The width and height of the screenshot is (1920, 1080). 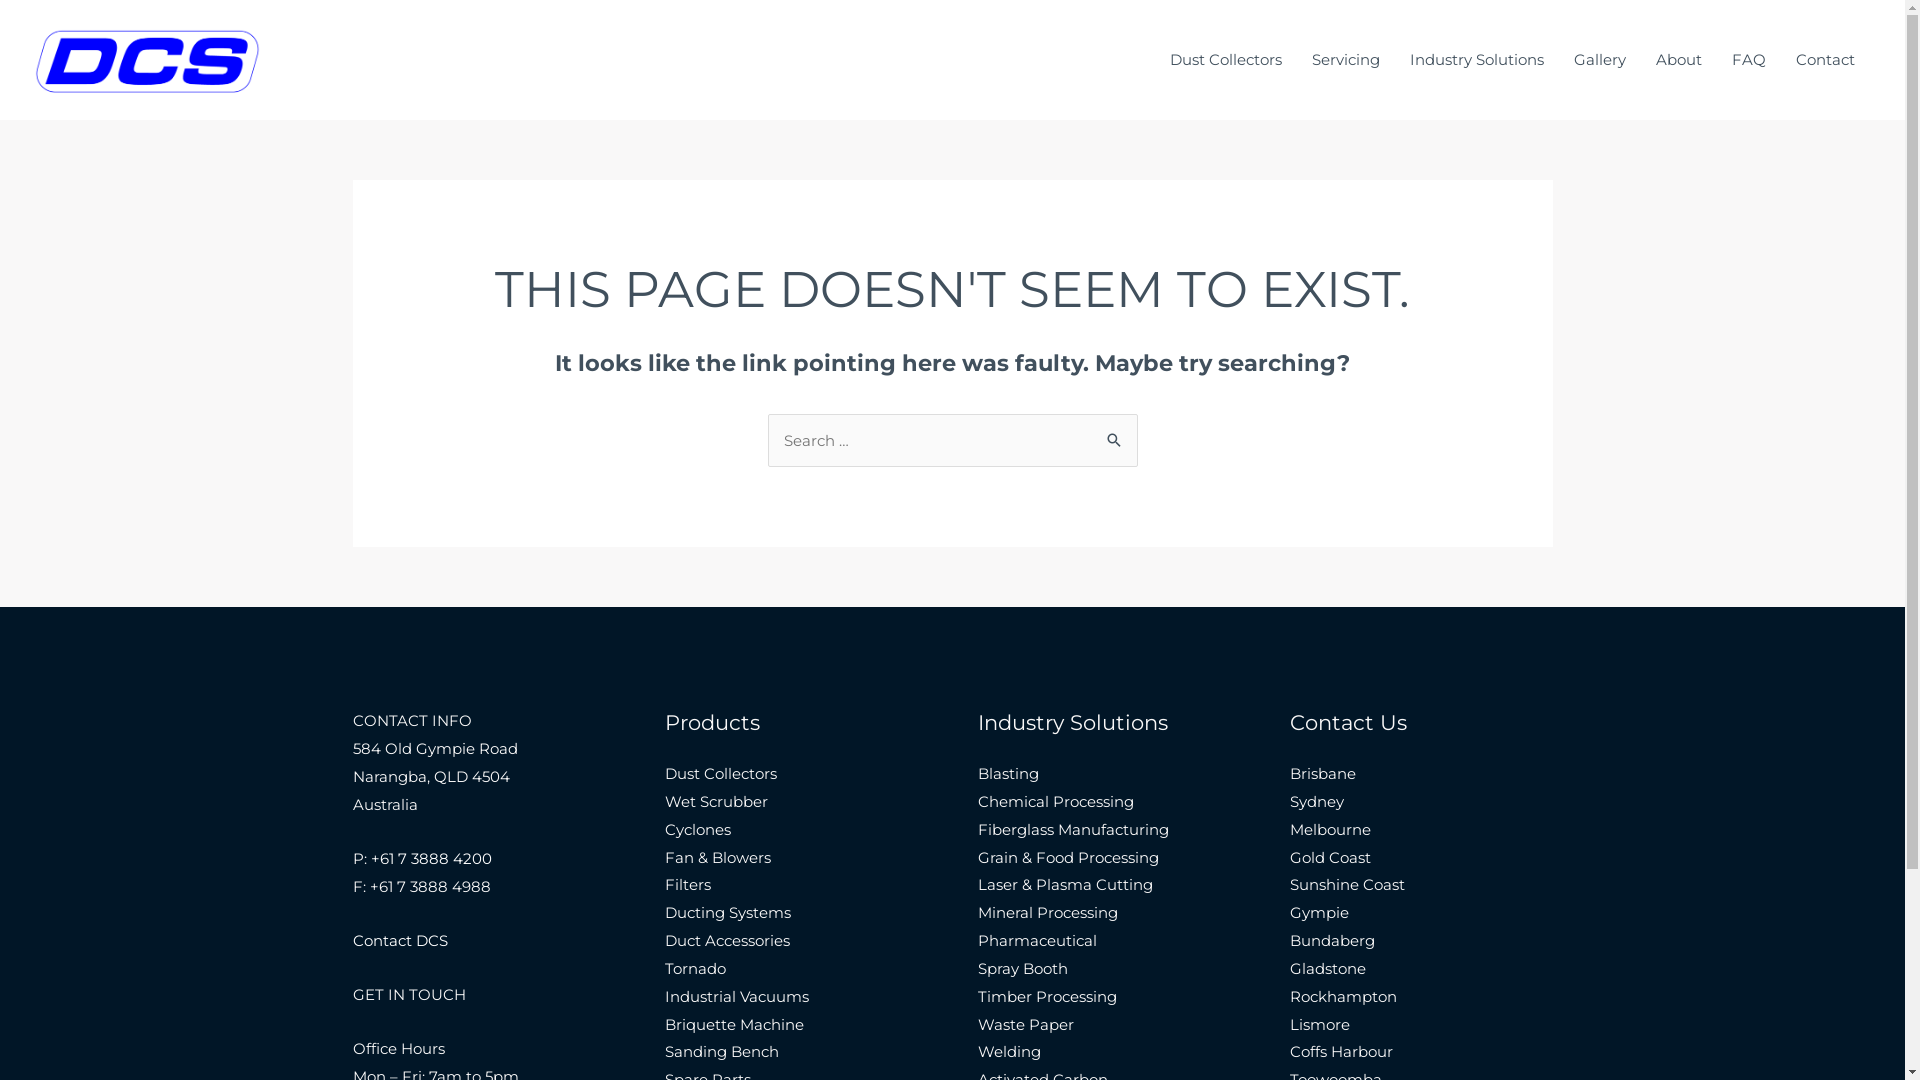 I want to click on 'Sunshine Coast', so click(x=1347, y=883).